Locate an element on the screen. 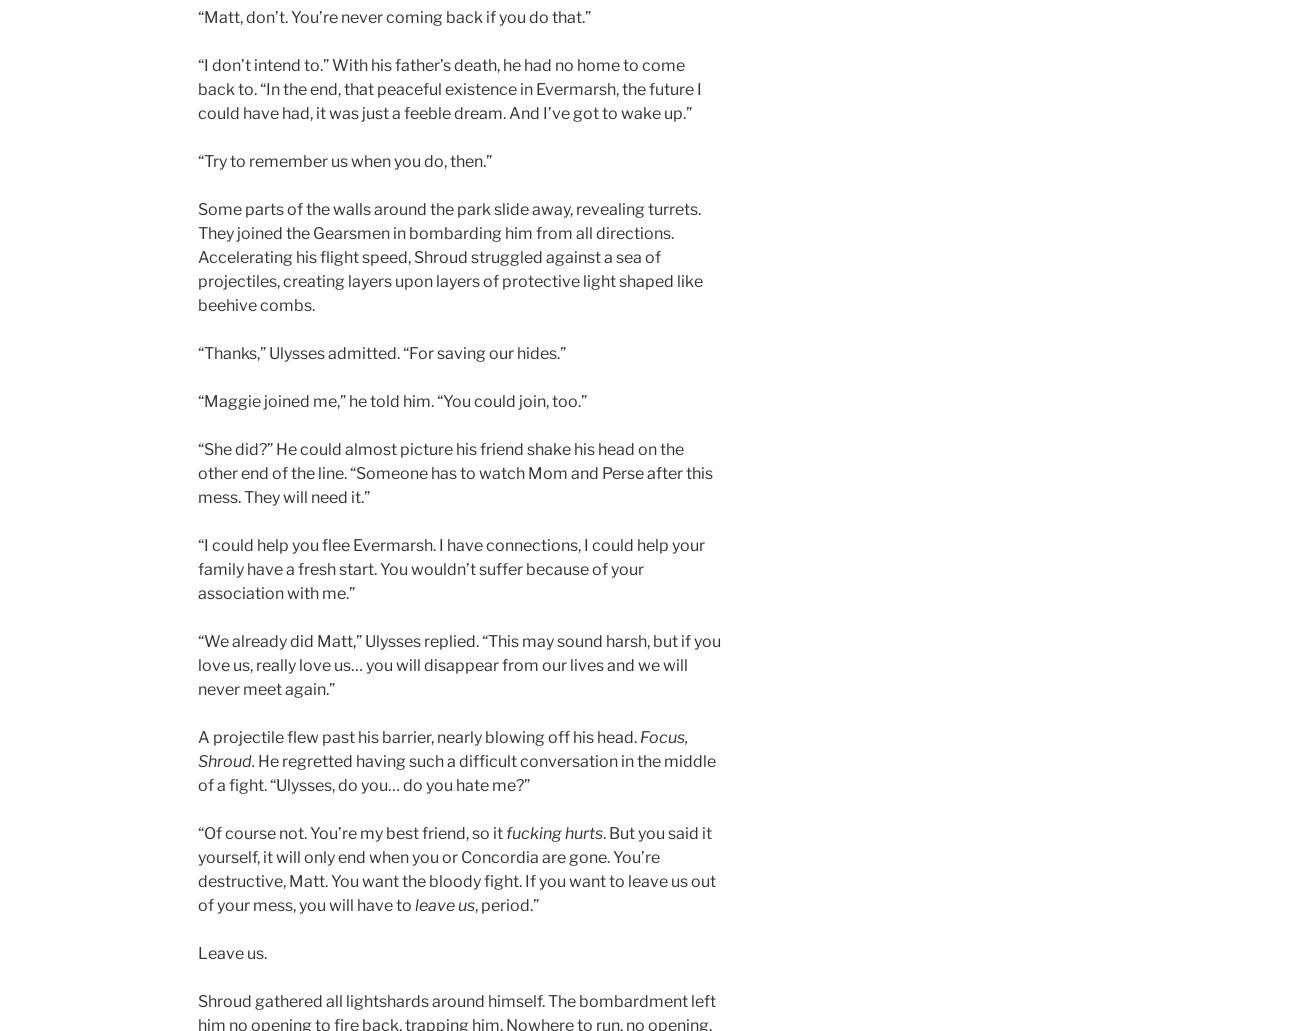 This screenshot has height=1031, width=1300. 'A projectile flew past his barrier, nearly blowing off his head.' is located at coordinates (418, 736).